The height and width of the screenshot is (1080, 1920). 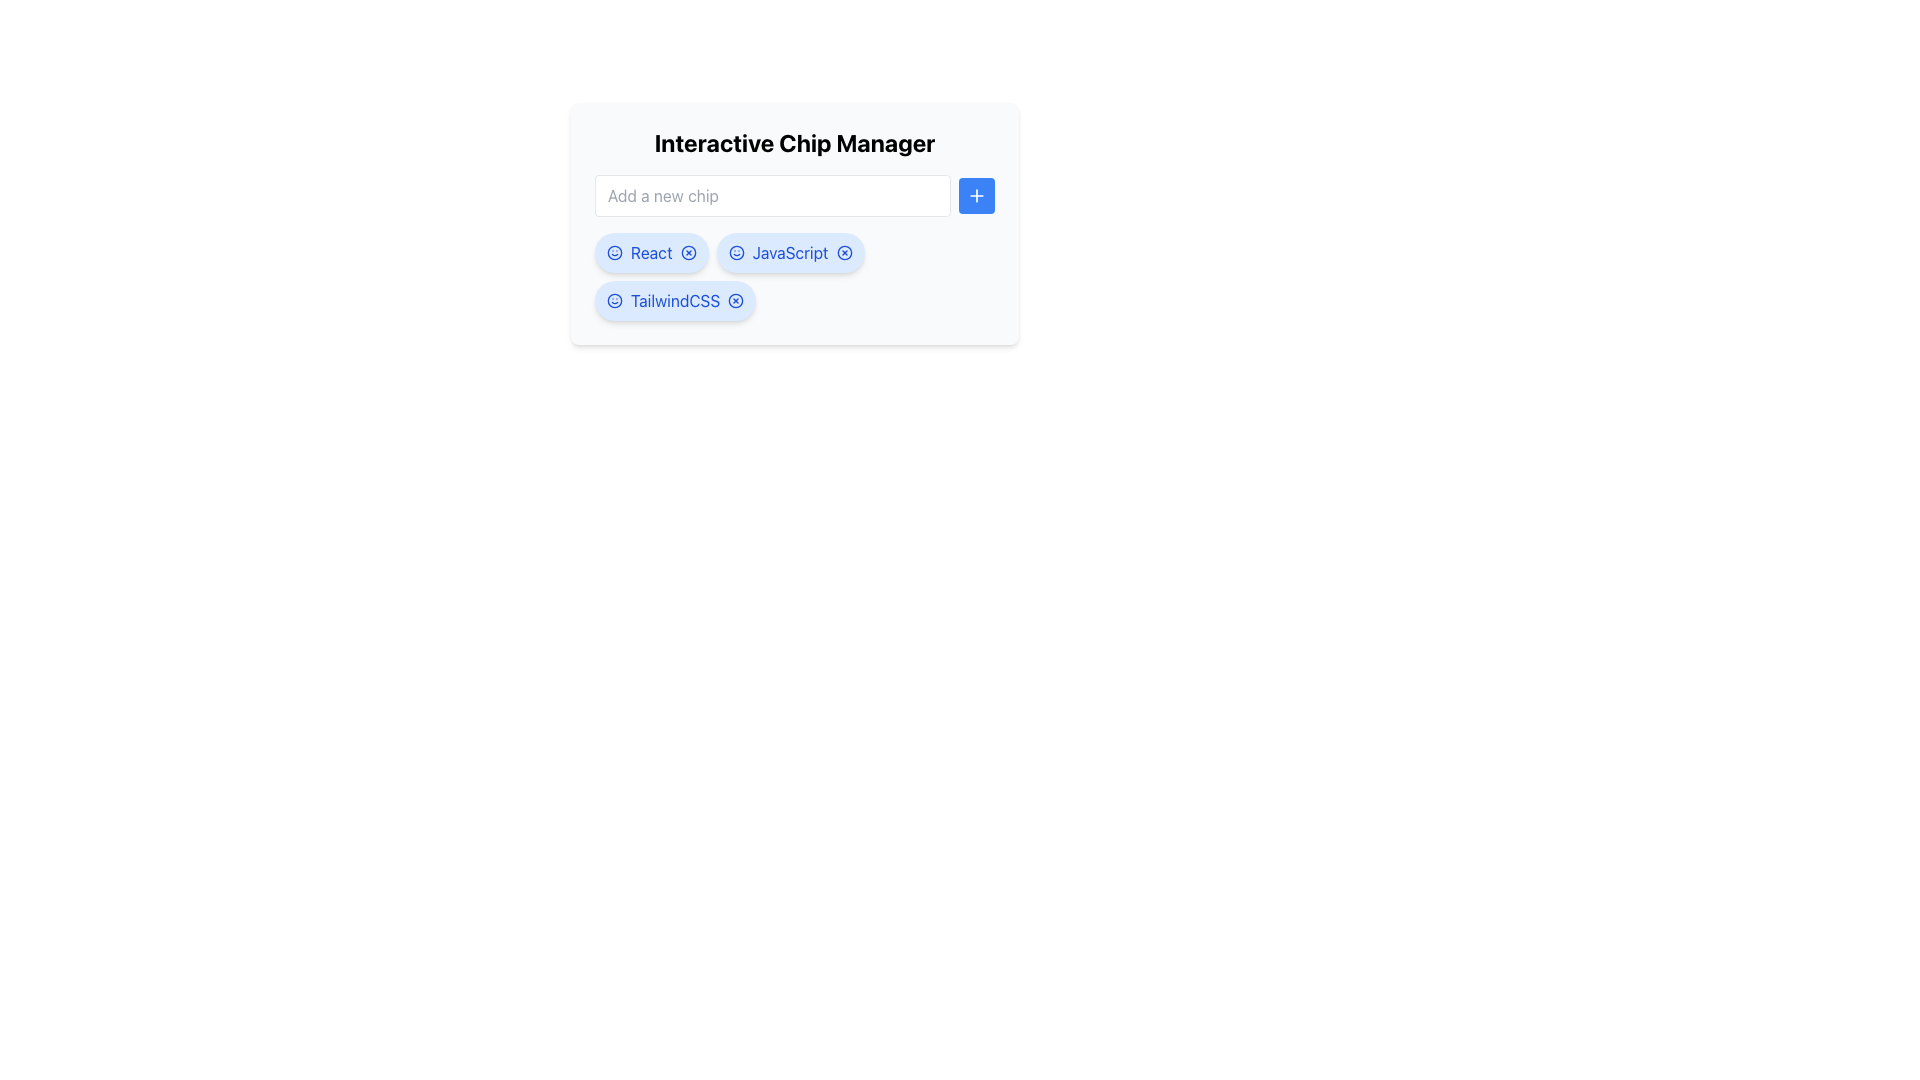 I want to click on the primary circular graphical component within the smiley face icon, which is part of the SVG element, so click(x=735, y=252).